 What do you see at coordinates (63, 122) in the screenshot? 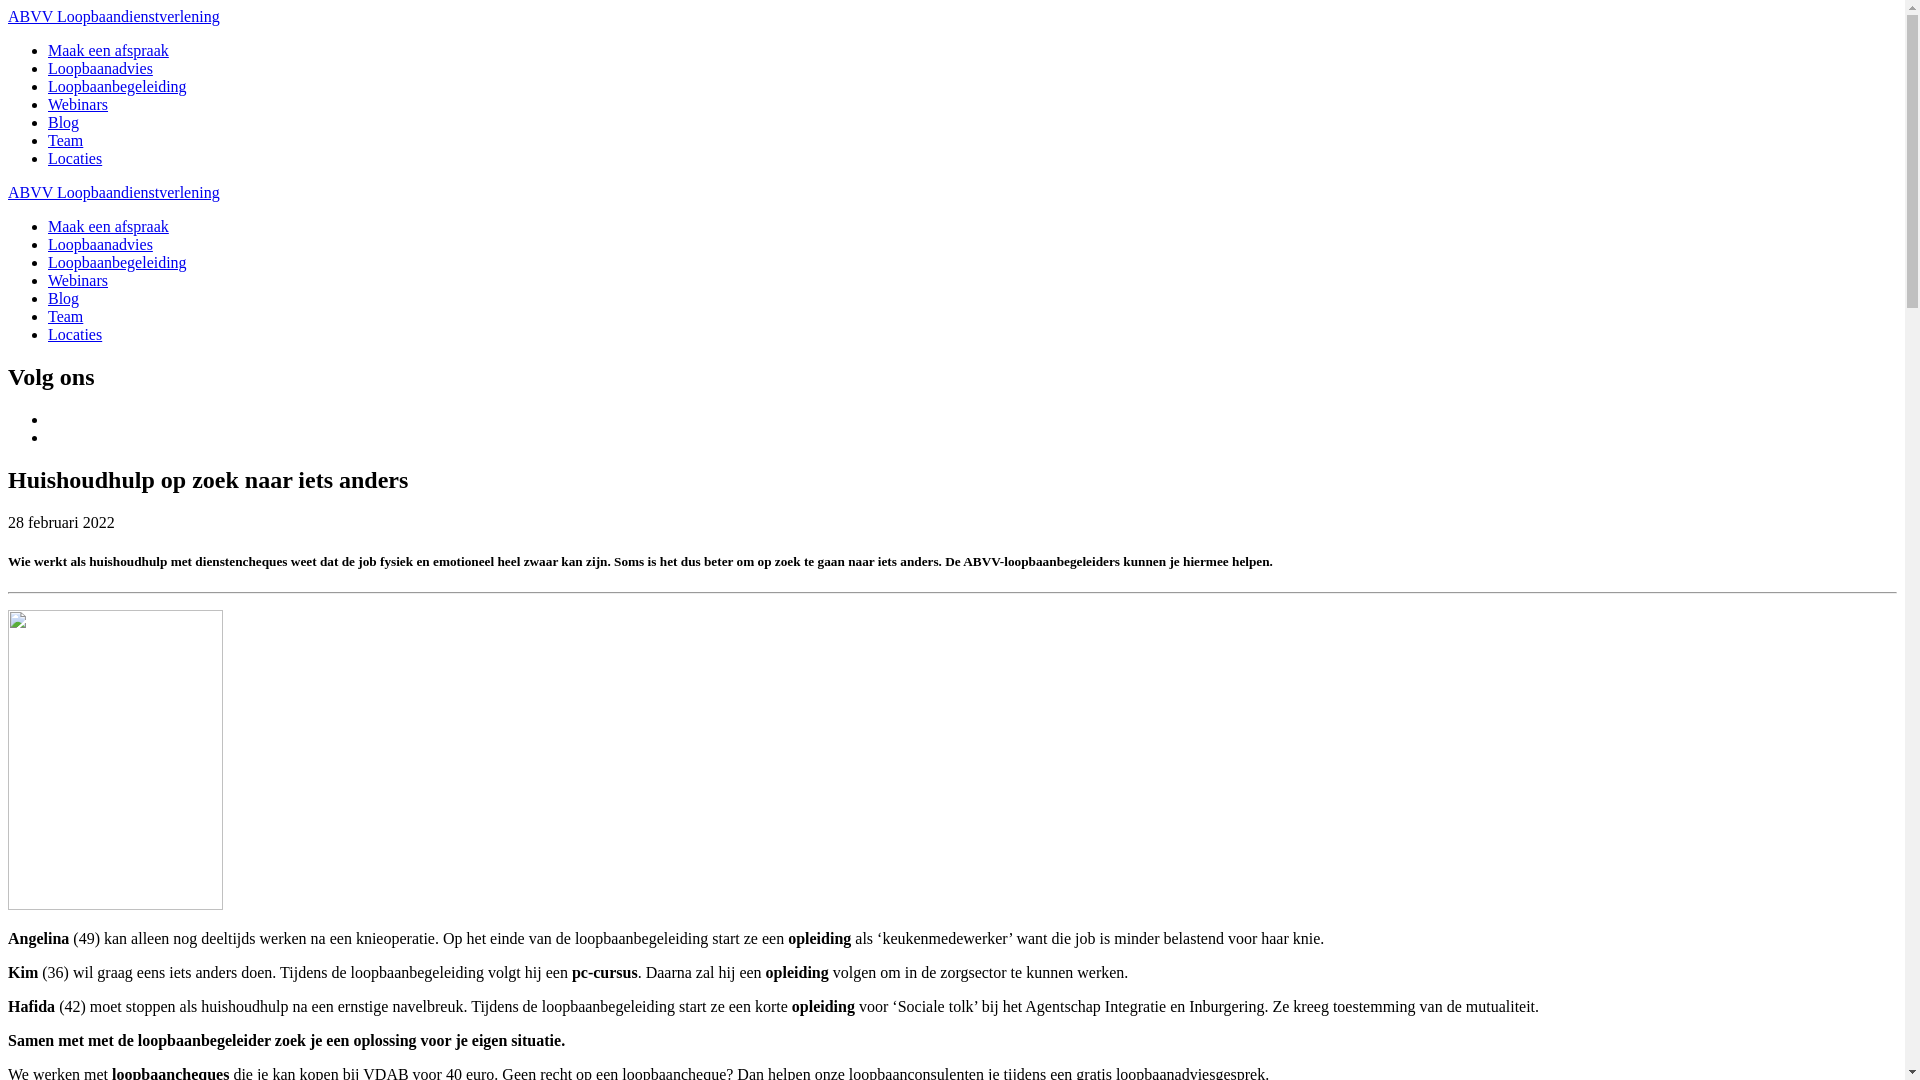
I see `'Blog'` at bounding box center [63, 122].